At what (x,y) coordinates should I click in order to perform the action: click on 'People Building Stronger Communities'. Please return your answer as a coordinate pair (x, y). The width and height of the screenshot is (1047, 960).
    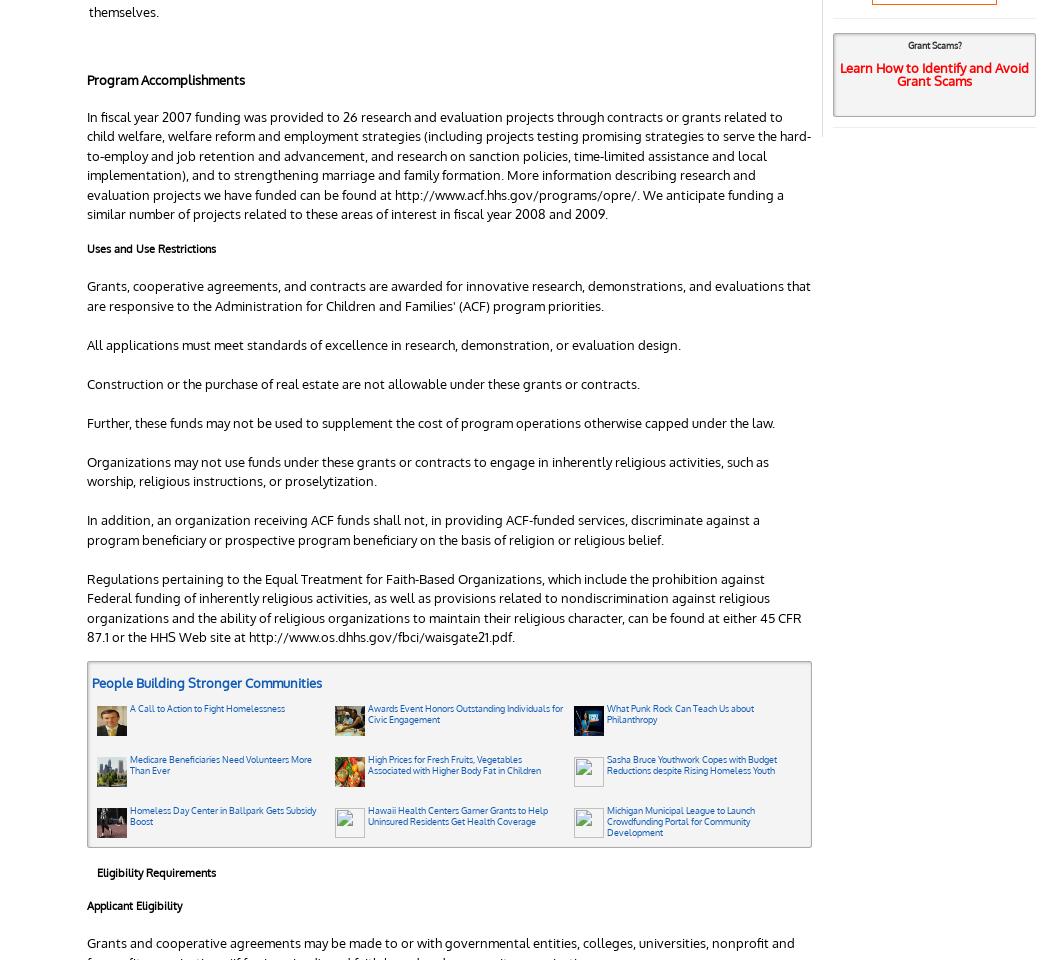
    Looking at the image, I should click on (205, 683).